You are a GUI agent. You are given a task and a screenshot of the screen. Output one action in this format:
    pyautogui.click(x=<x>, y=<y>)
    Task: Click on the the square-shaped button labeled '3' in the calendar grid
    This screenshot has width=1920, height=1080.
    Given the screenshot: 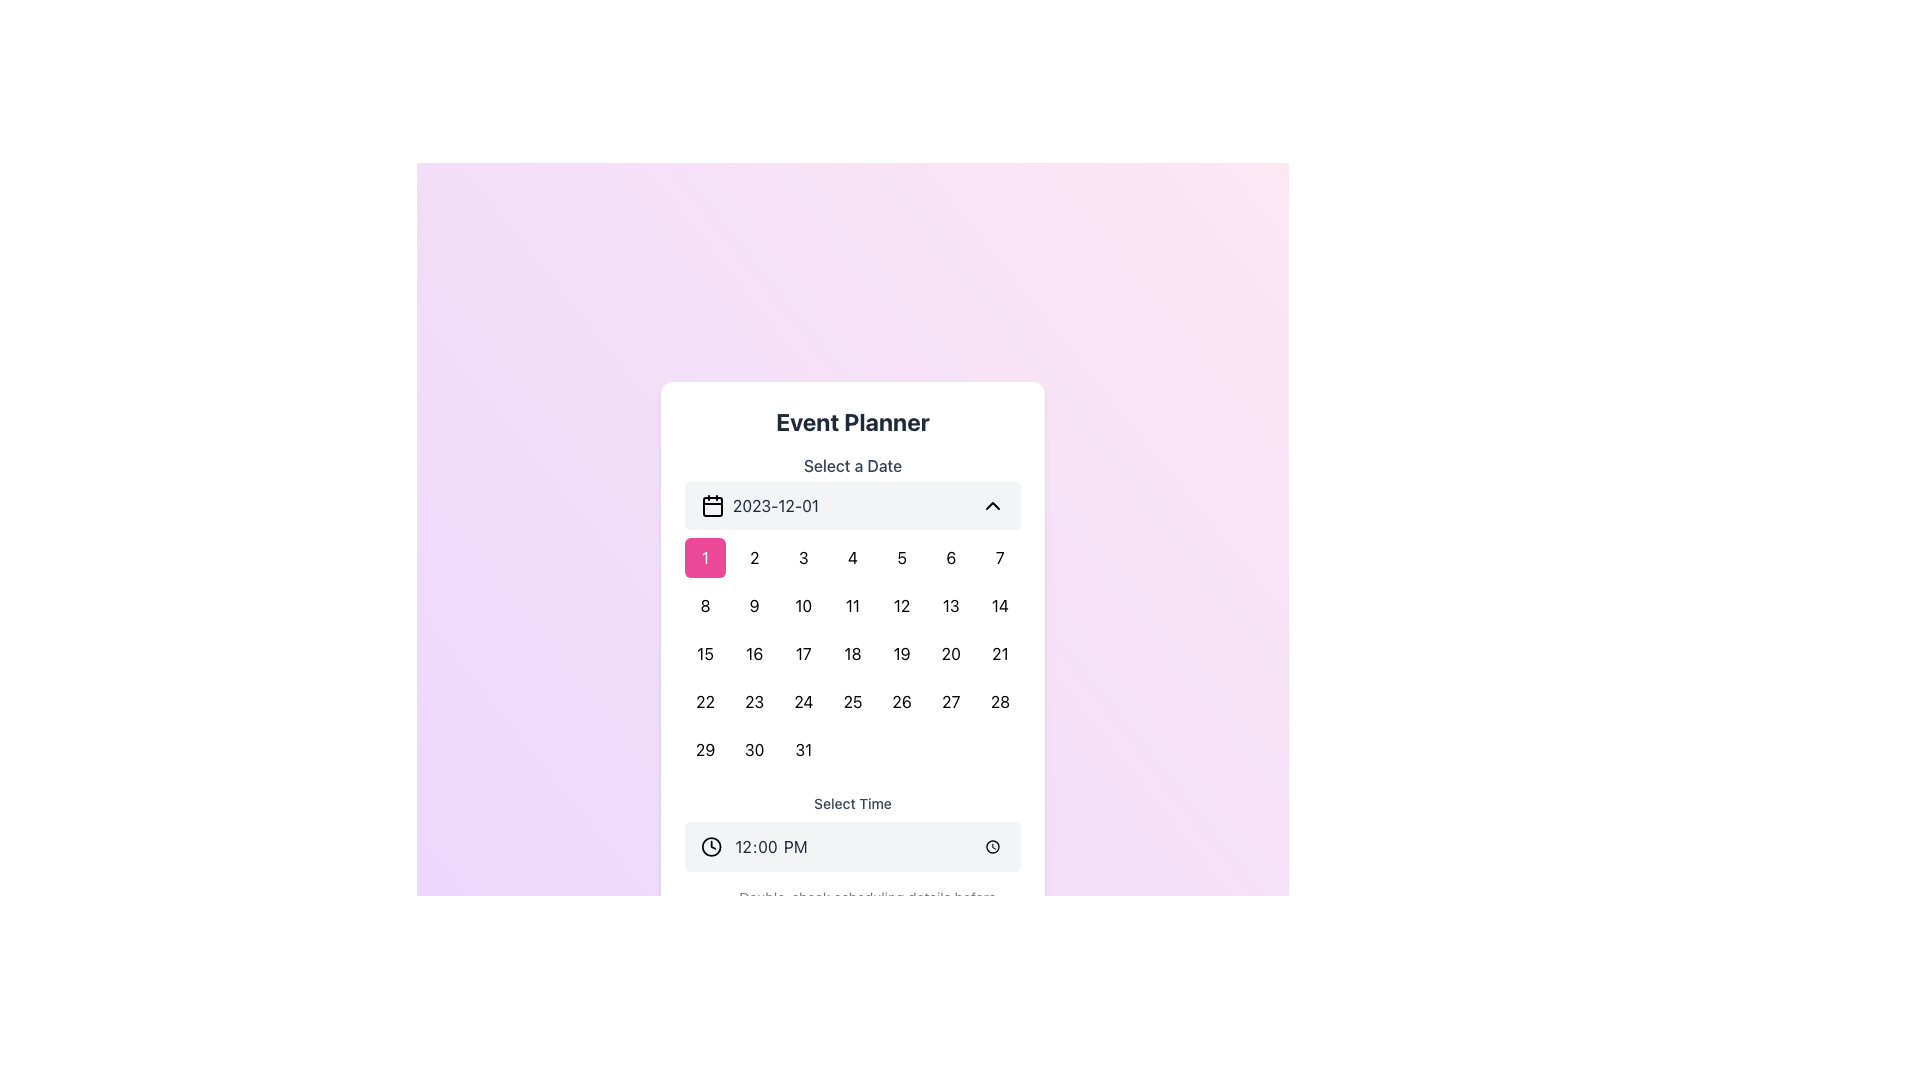 What is the action you would take?
    pyautogui.click(x=803, y=558)
    